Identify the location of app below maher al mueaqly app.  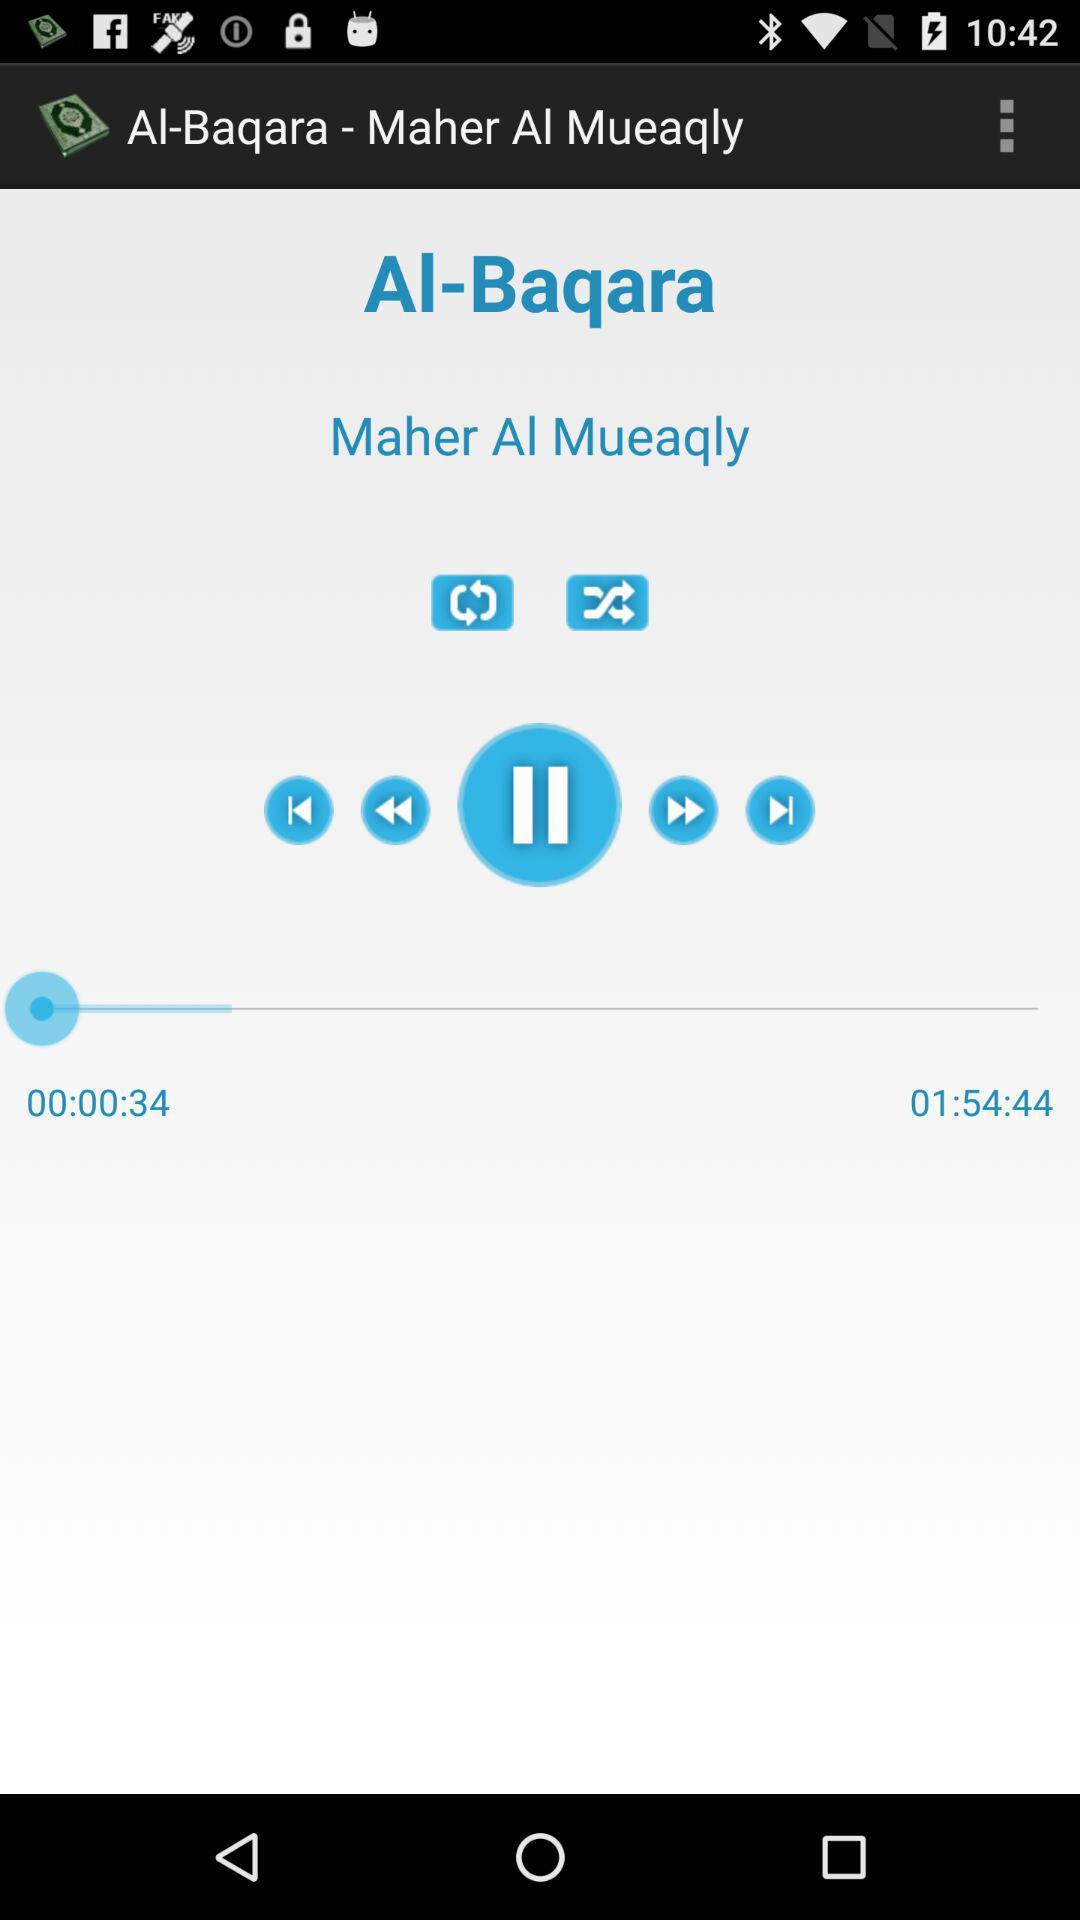
(606, 601).